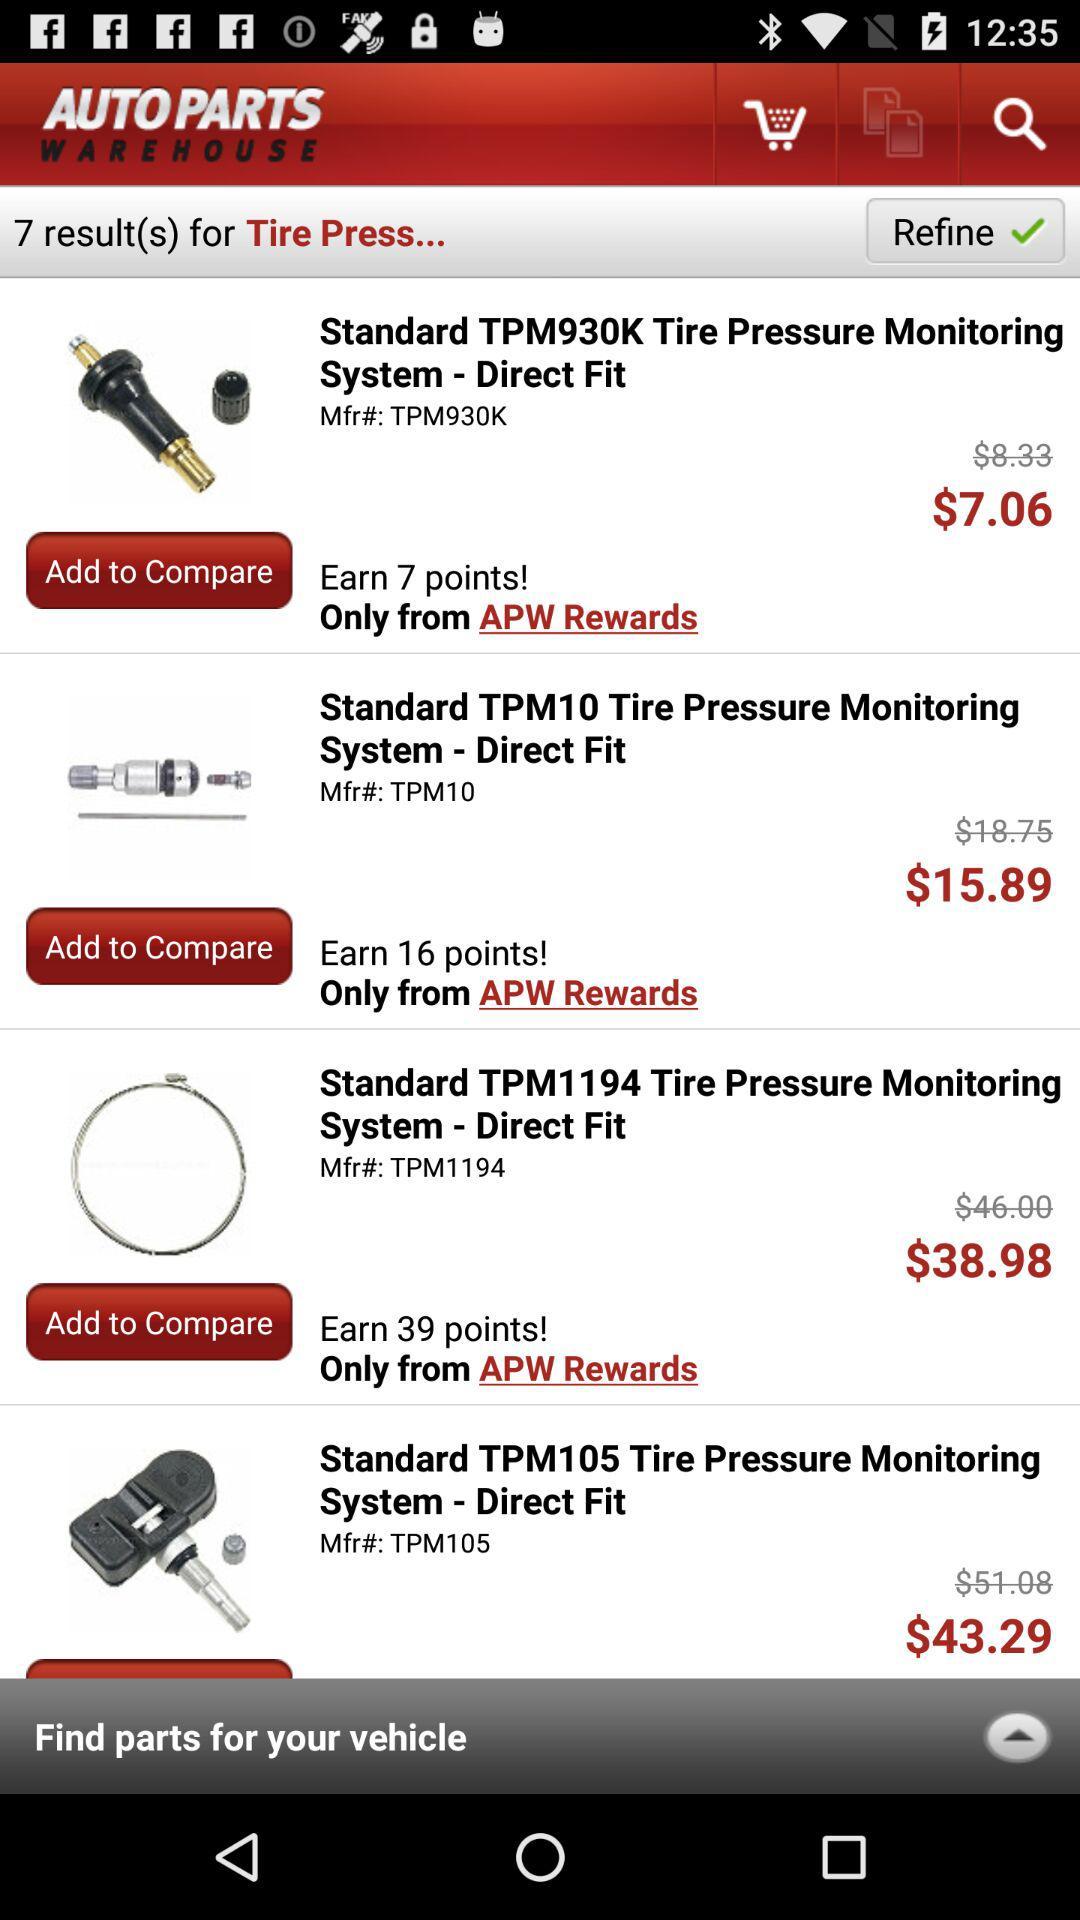 The width and height of the screenshot is (1080, 1920). Describe the element at coordinates (773, 131) in the screenshot. I see `the cart icon` at that location.